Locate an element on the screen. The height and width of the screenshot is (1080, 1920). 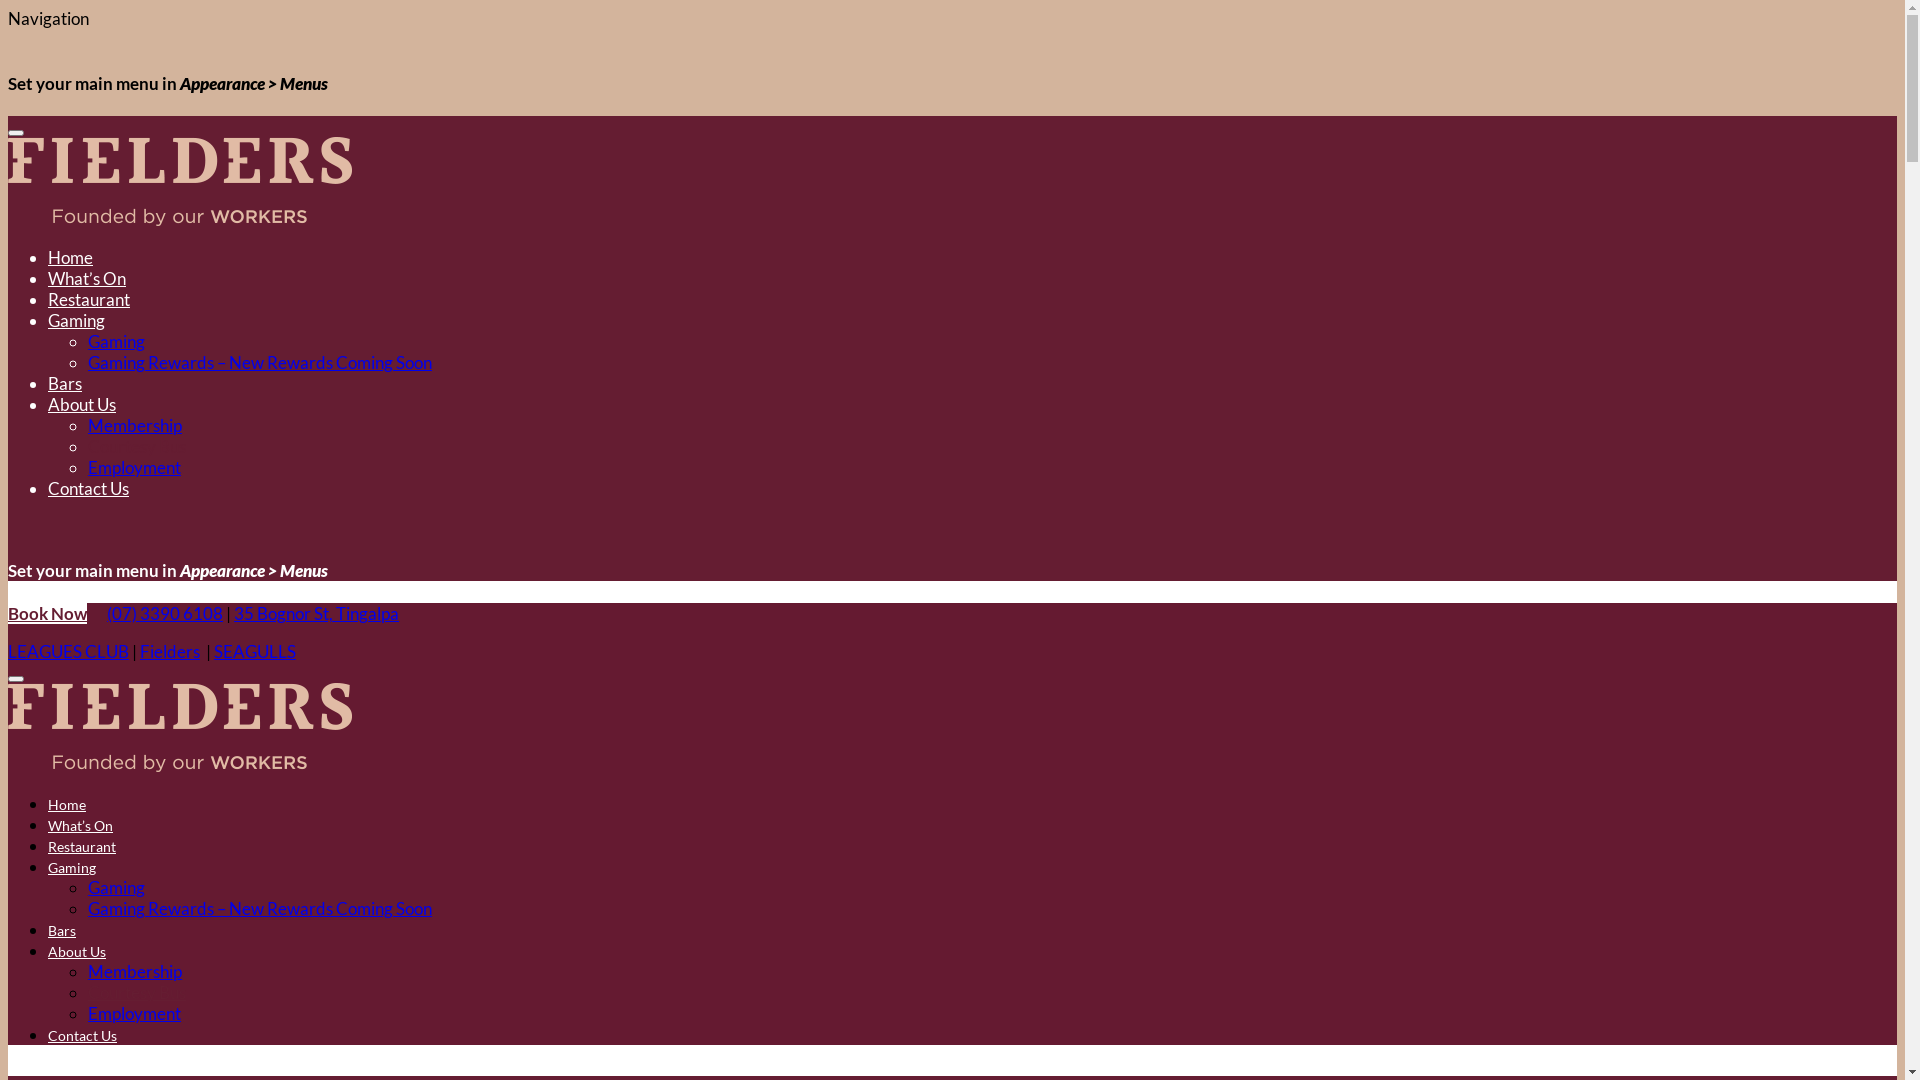
'Home' is located at coordinates (70, 256).